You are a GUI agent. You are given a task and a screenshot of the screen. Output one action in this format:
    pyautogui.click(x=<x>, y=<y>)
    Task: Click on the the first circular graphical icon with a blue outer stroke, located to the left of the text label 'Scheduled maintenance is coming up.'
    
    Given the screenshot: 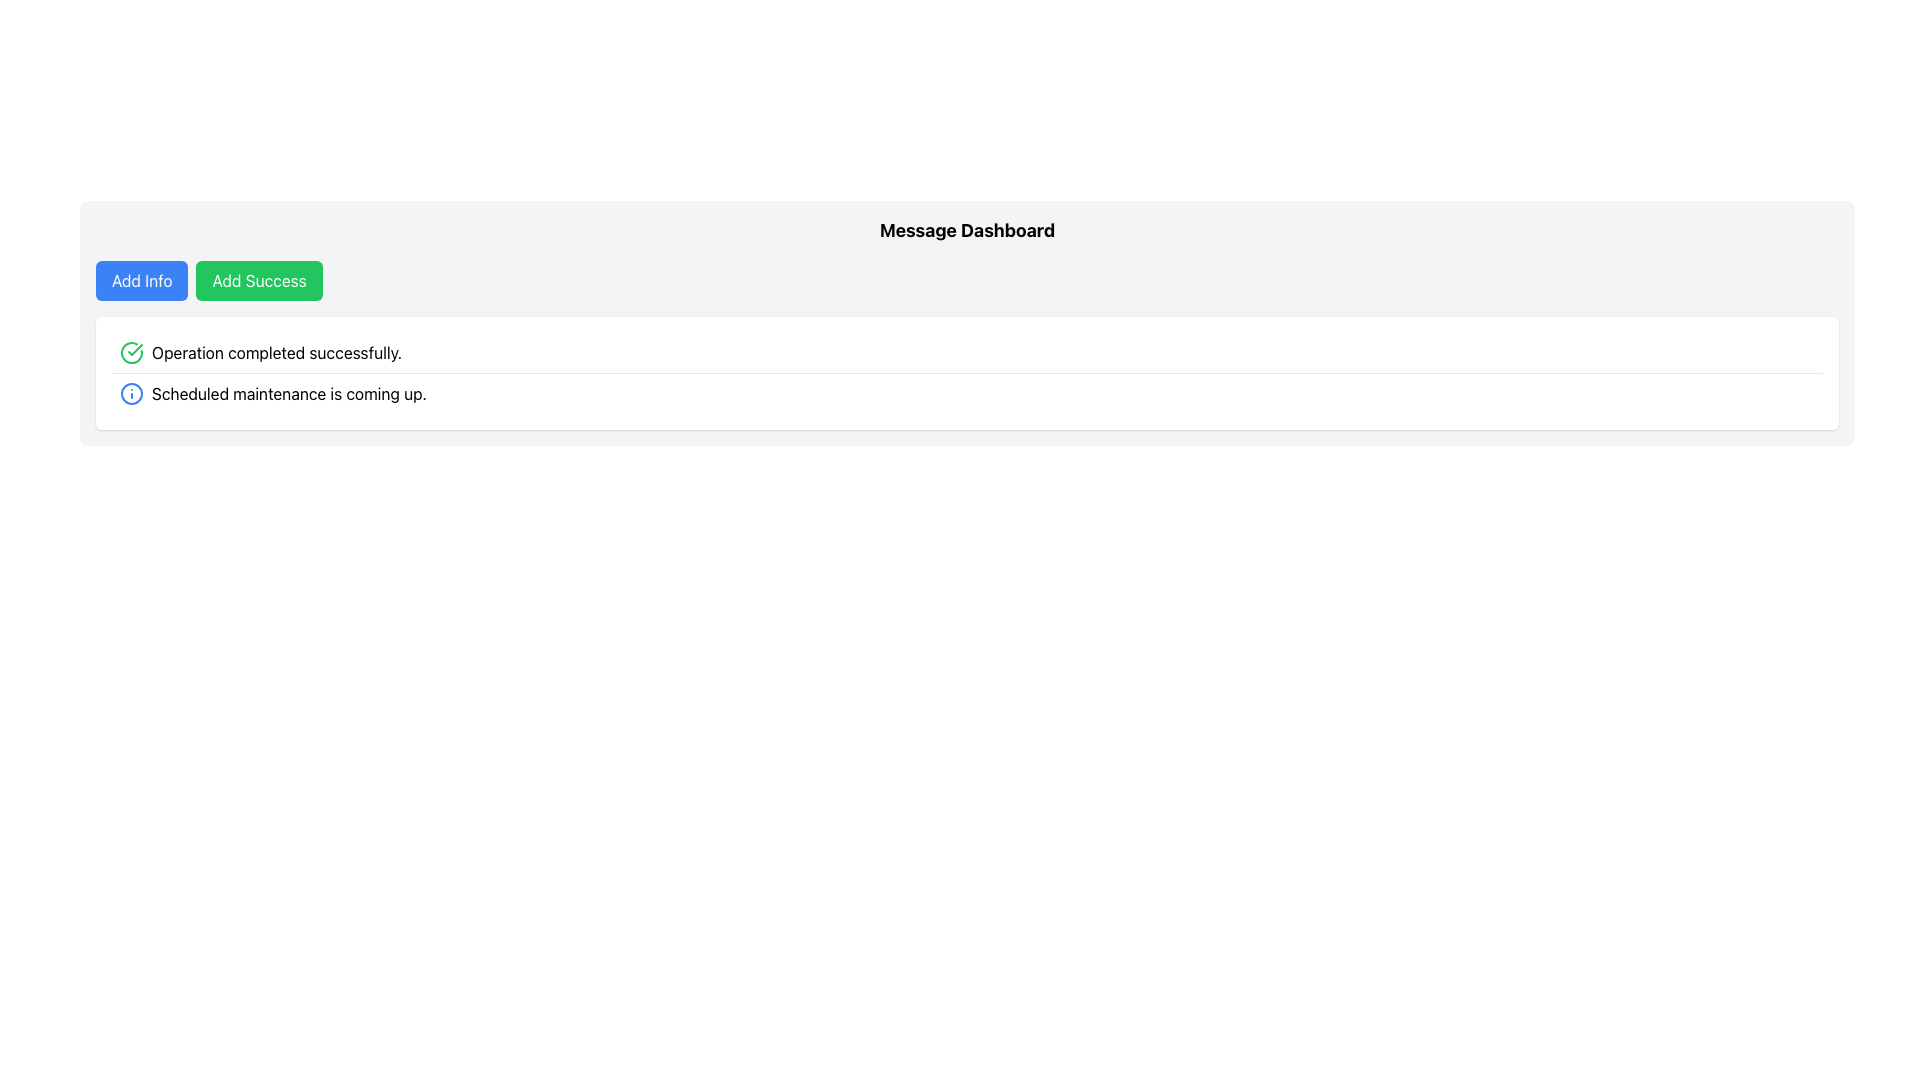 What is the action you would take?
    pyautogui.click(x=131, y=393)
    